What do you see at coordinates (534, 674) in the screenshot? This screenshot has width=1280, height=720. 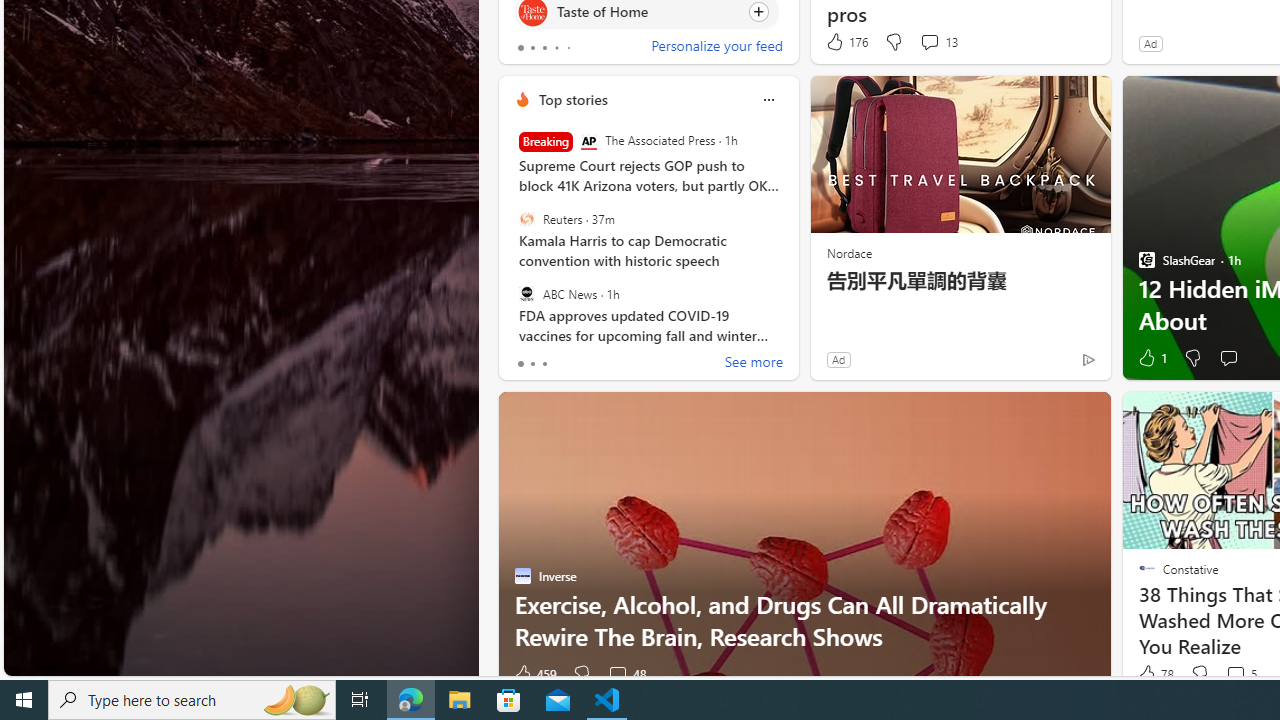 I see `'459 Like'` at bounding box center [534, 674].